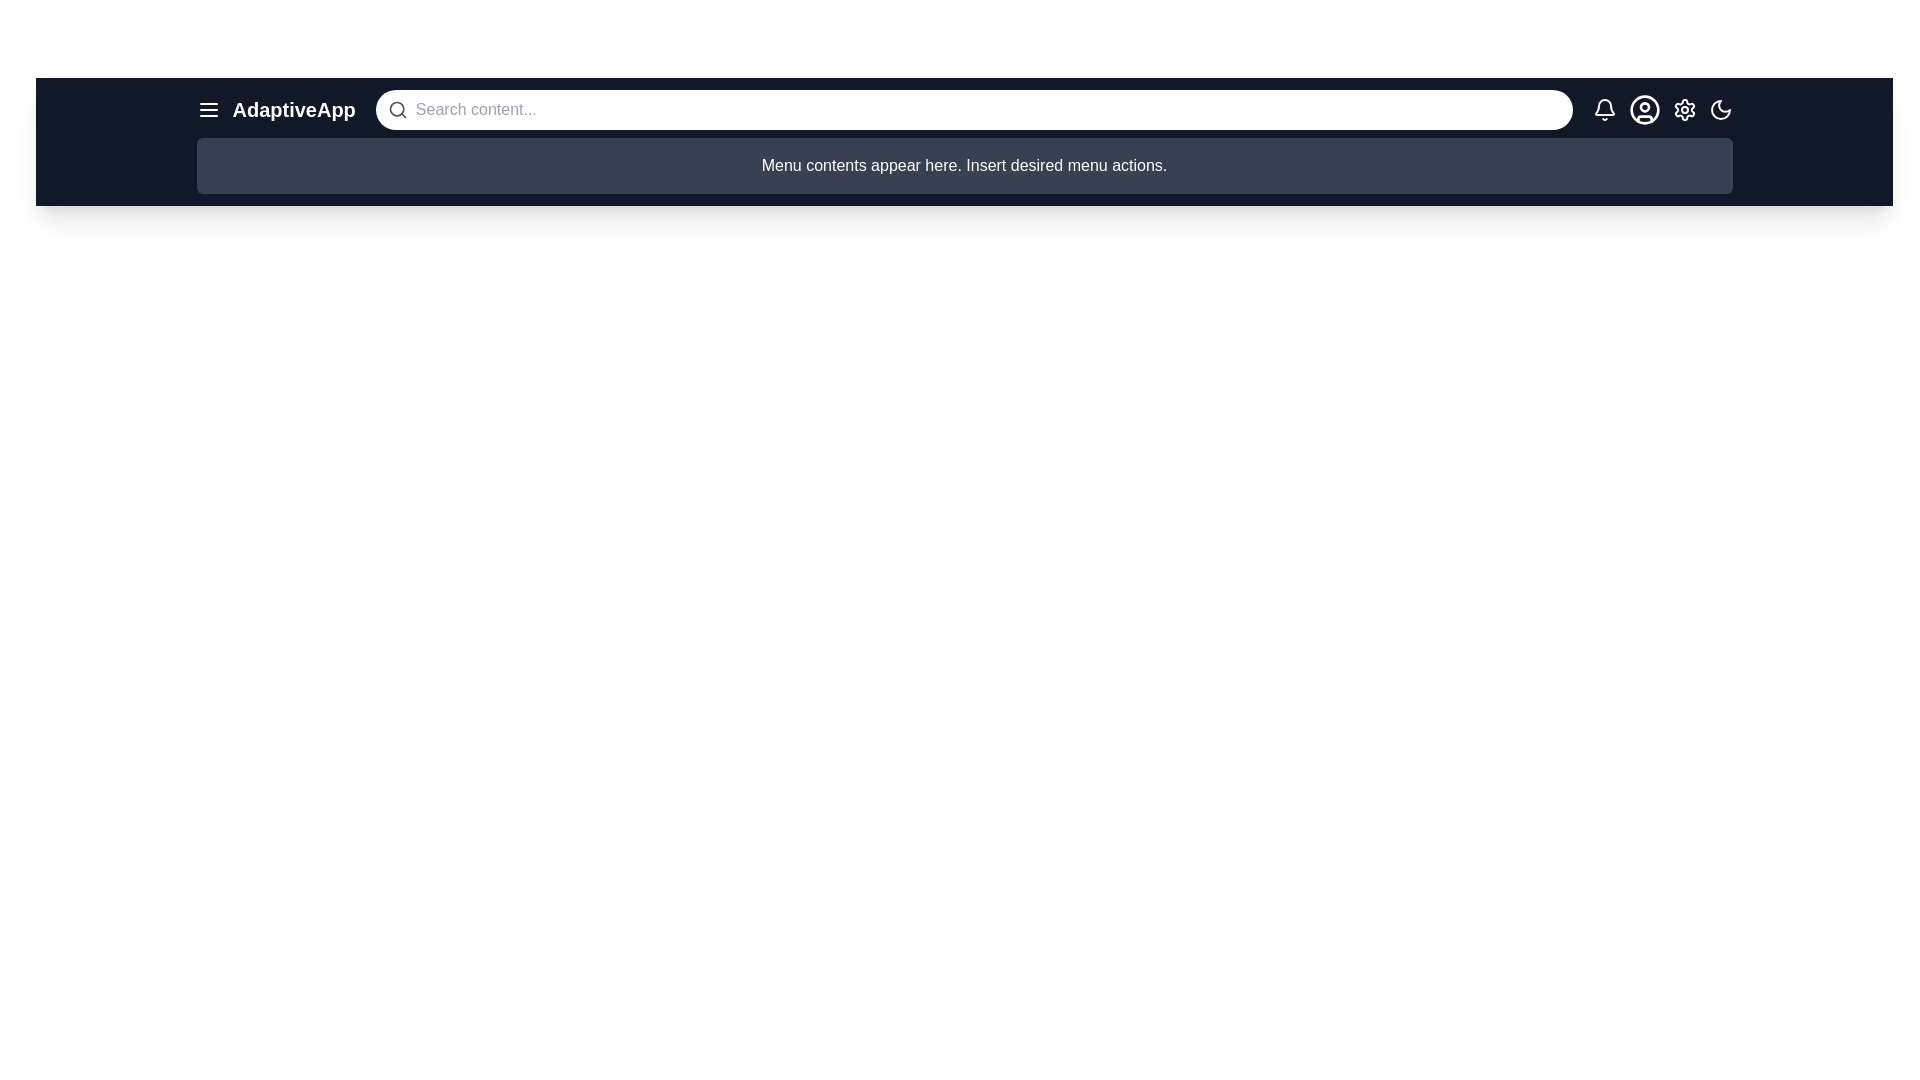 The height and width of the screenshot is (1080, 1920). What do you see at coordinates (1604, 110) in the screenshot?
I see `the bell icon to reveal its tooltip` at bounding box center [1604, 110].